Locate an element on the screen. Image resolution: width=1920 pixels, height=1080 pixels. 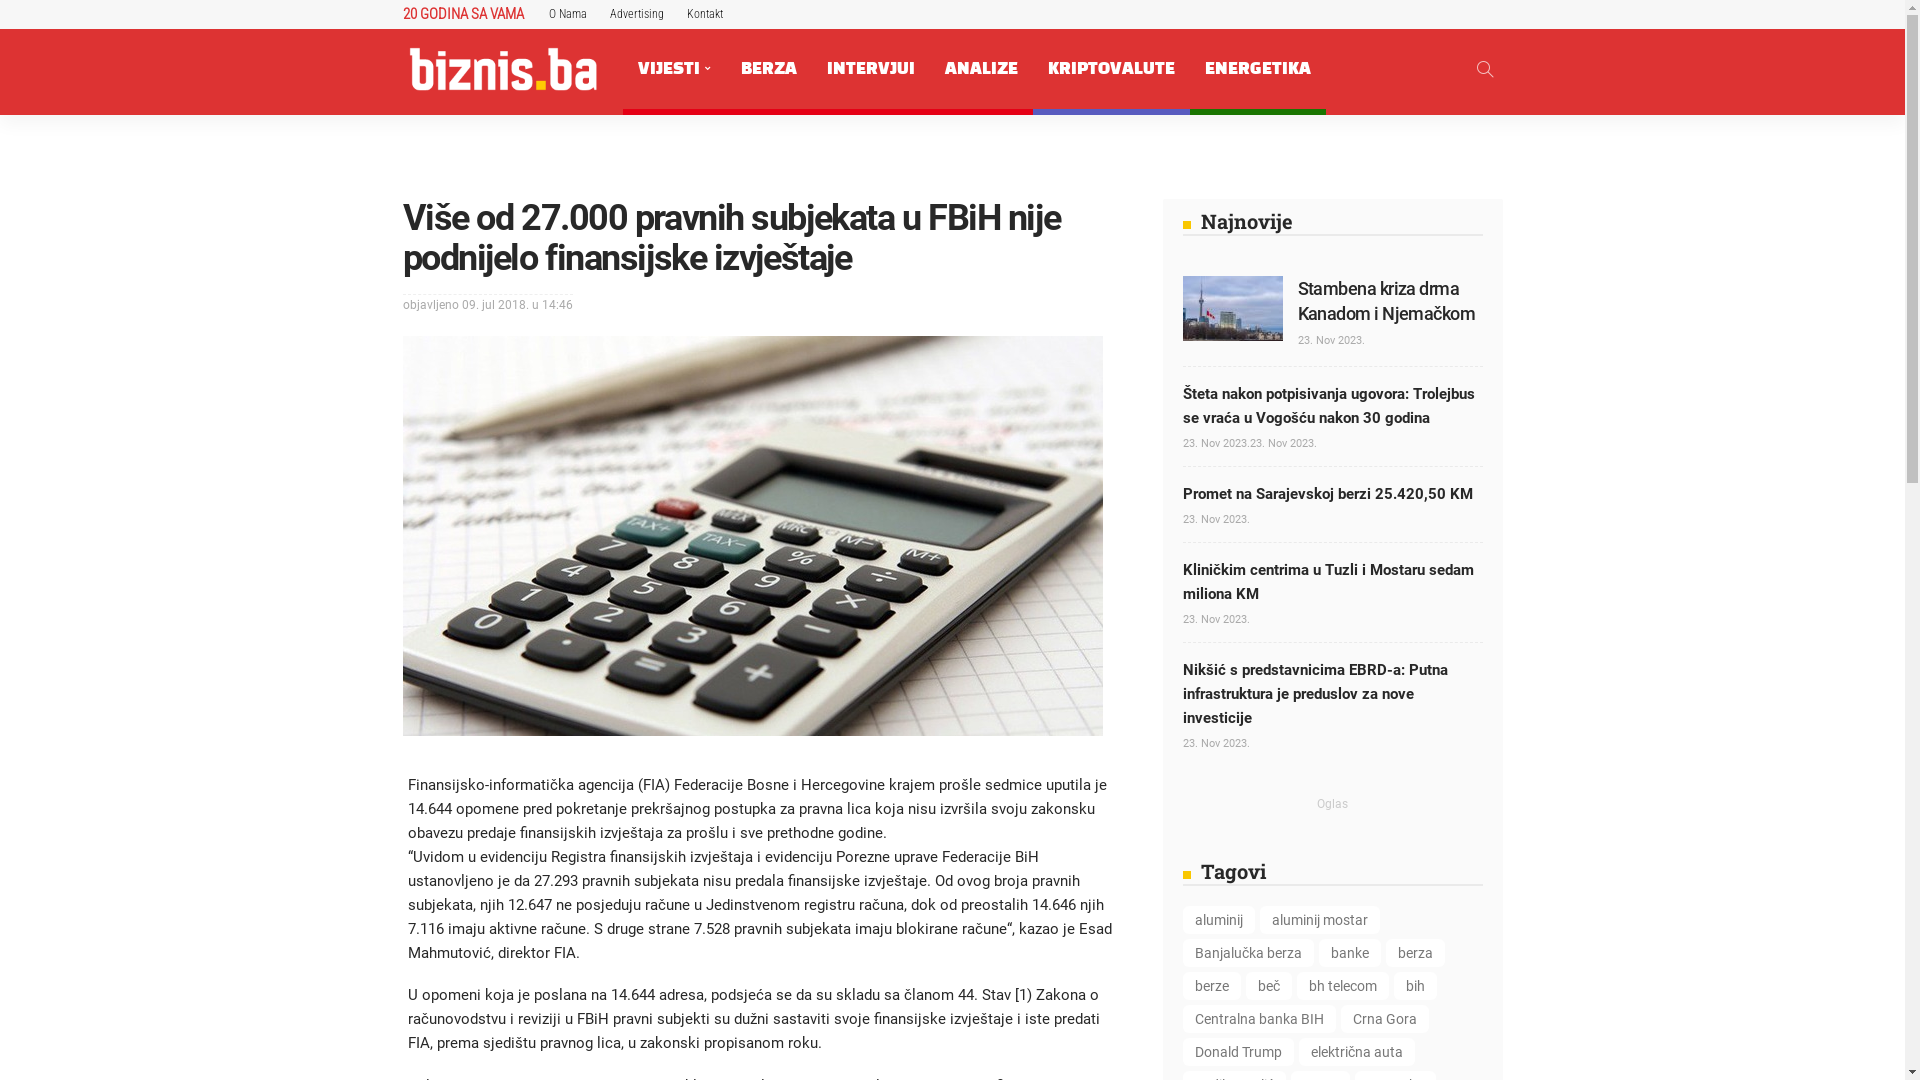
'Biznis.ba' is located at coordinates (502, 68).